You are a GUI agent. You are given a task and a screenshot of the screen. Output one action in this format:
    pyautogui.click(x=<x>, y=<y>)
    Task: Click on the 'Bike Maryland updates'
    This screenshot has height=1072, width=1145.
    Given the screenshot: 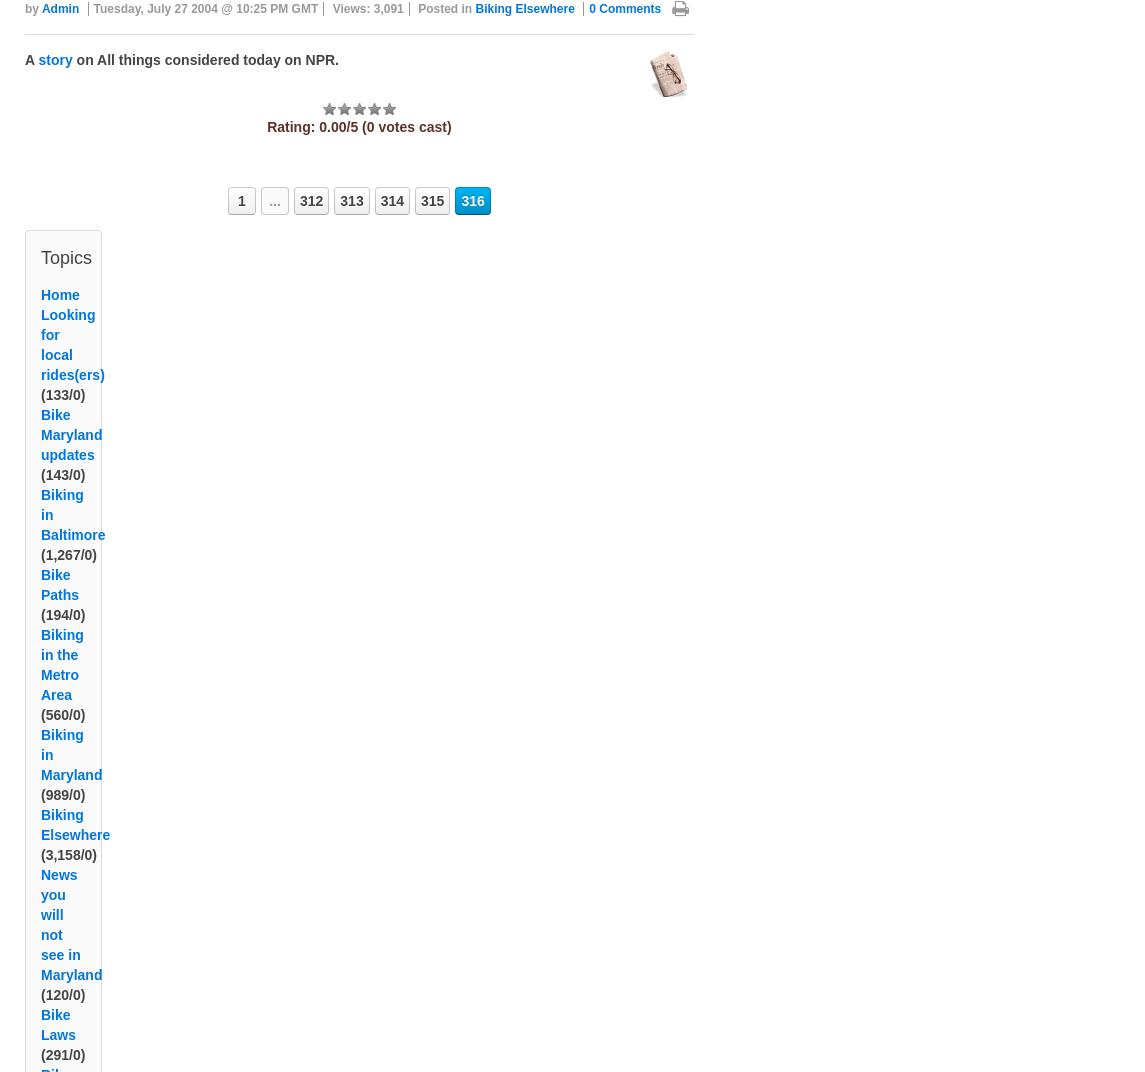 What is the action you would take?
    pyautogui.click(x=71, y=458)
    